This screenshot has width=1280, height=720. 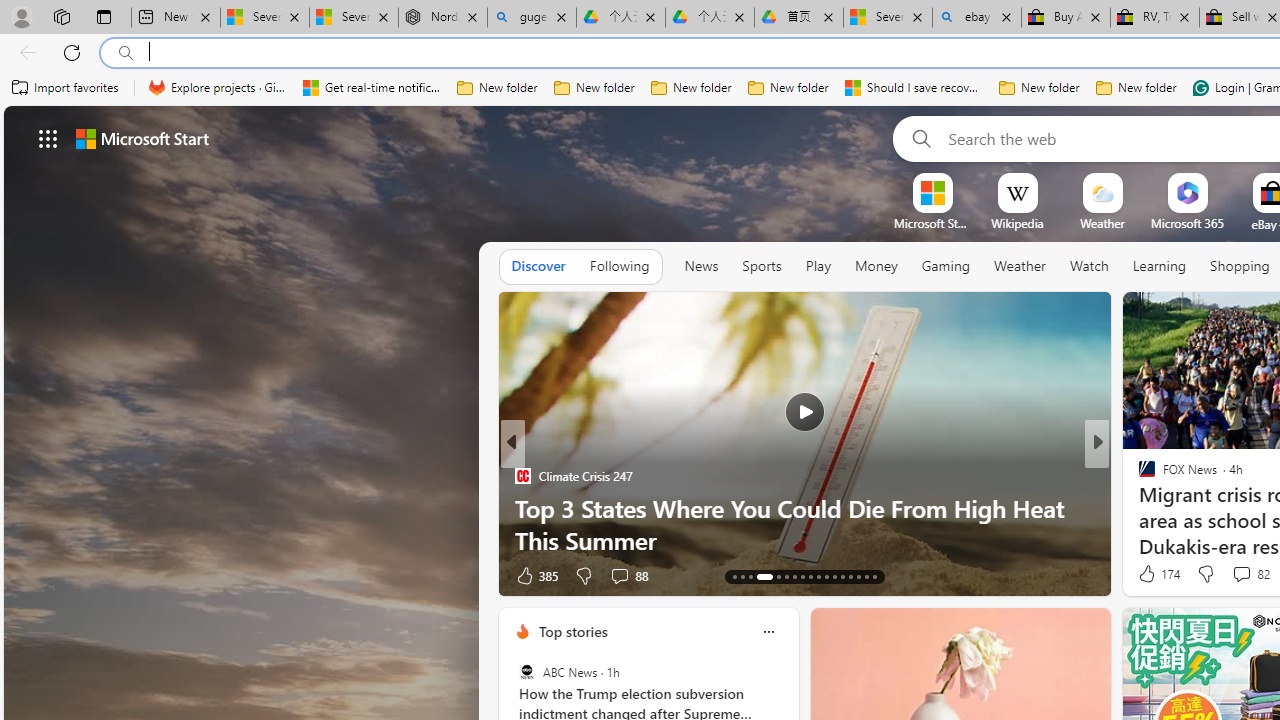 What do you see at coordinates (1138, 506) in the screenshot?
I see `'The Atlantic'` at bounding box center [1138, 506].